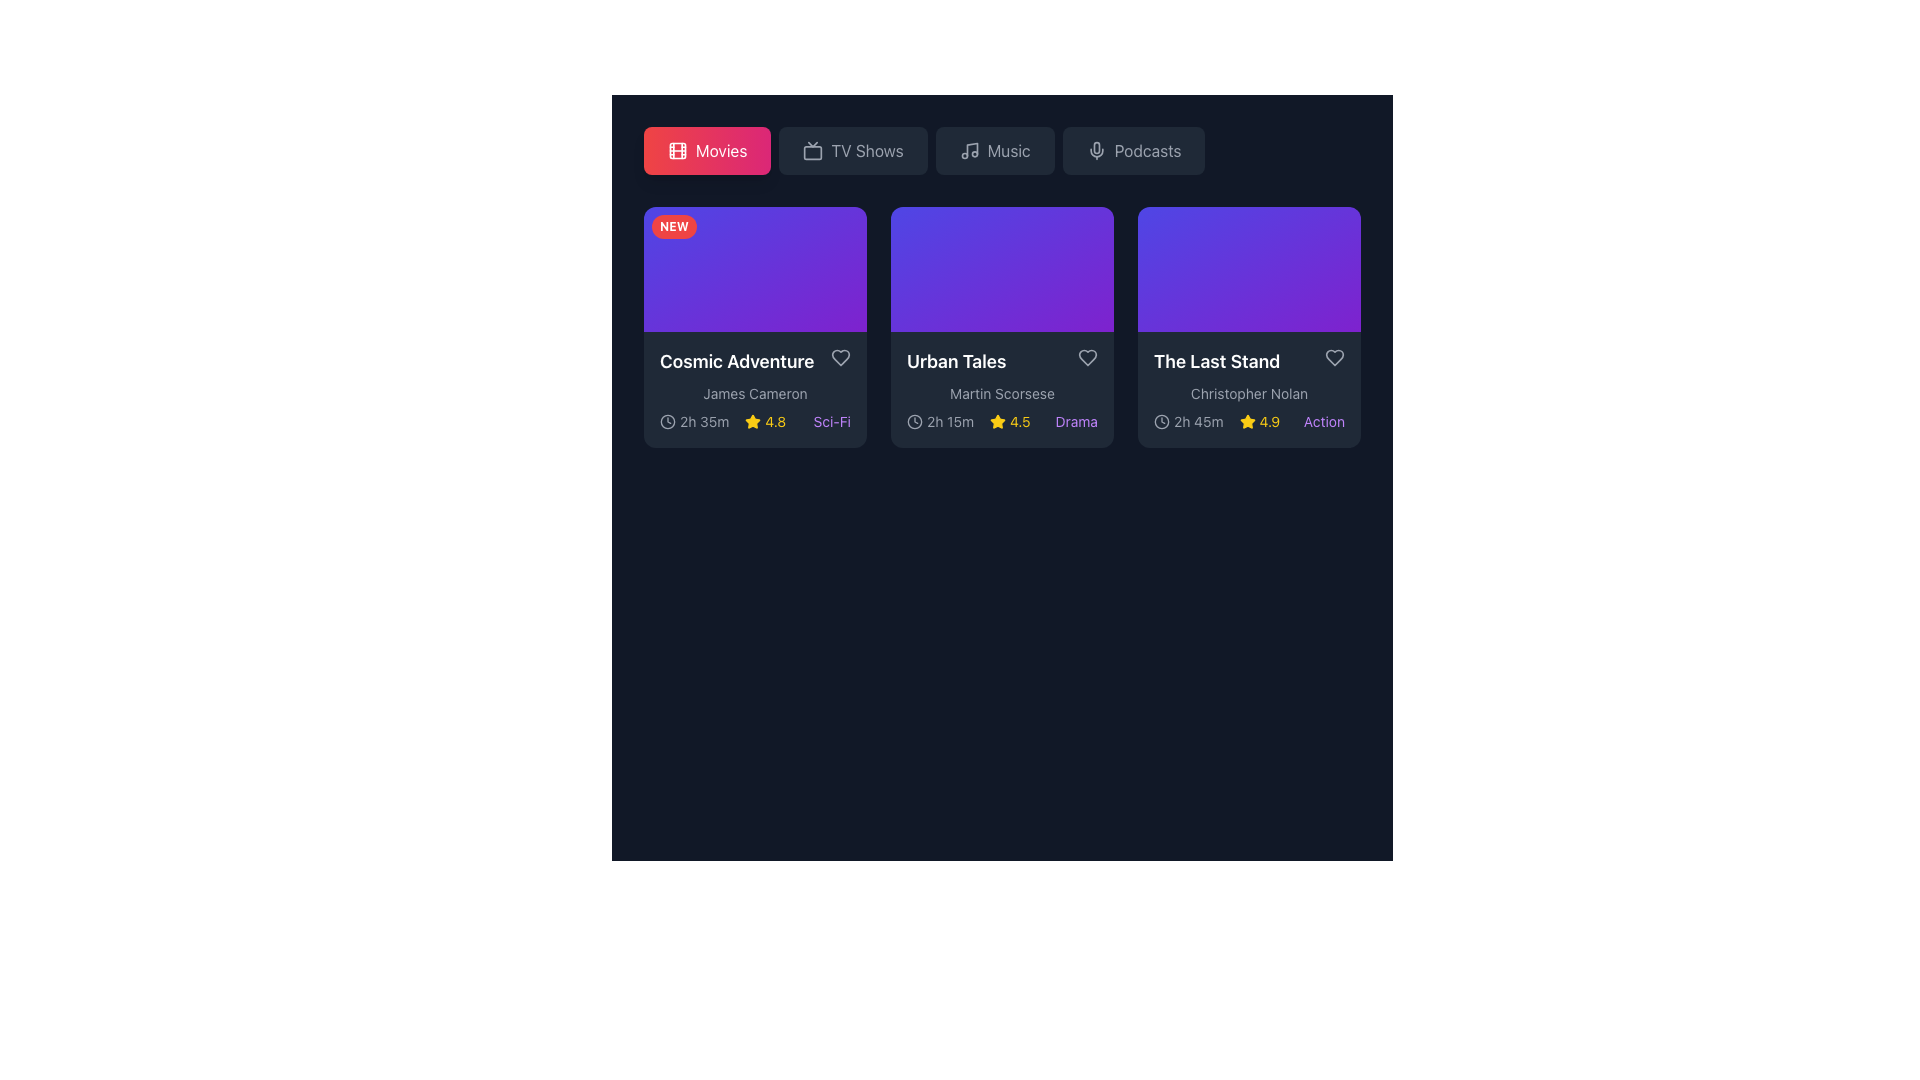  I want to click on the movie card representing a movie item with metadata such as title, director, duration, rating, and genre, which is the second card in a row, positioned between 'Cosmic Adventure' and 'The Last Stand', so click(1002, 326).